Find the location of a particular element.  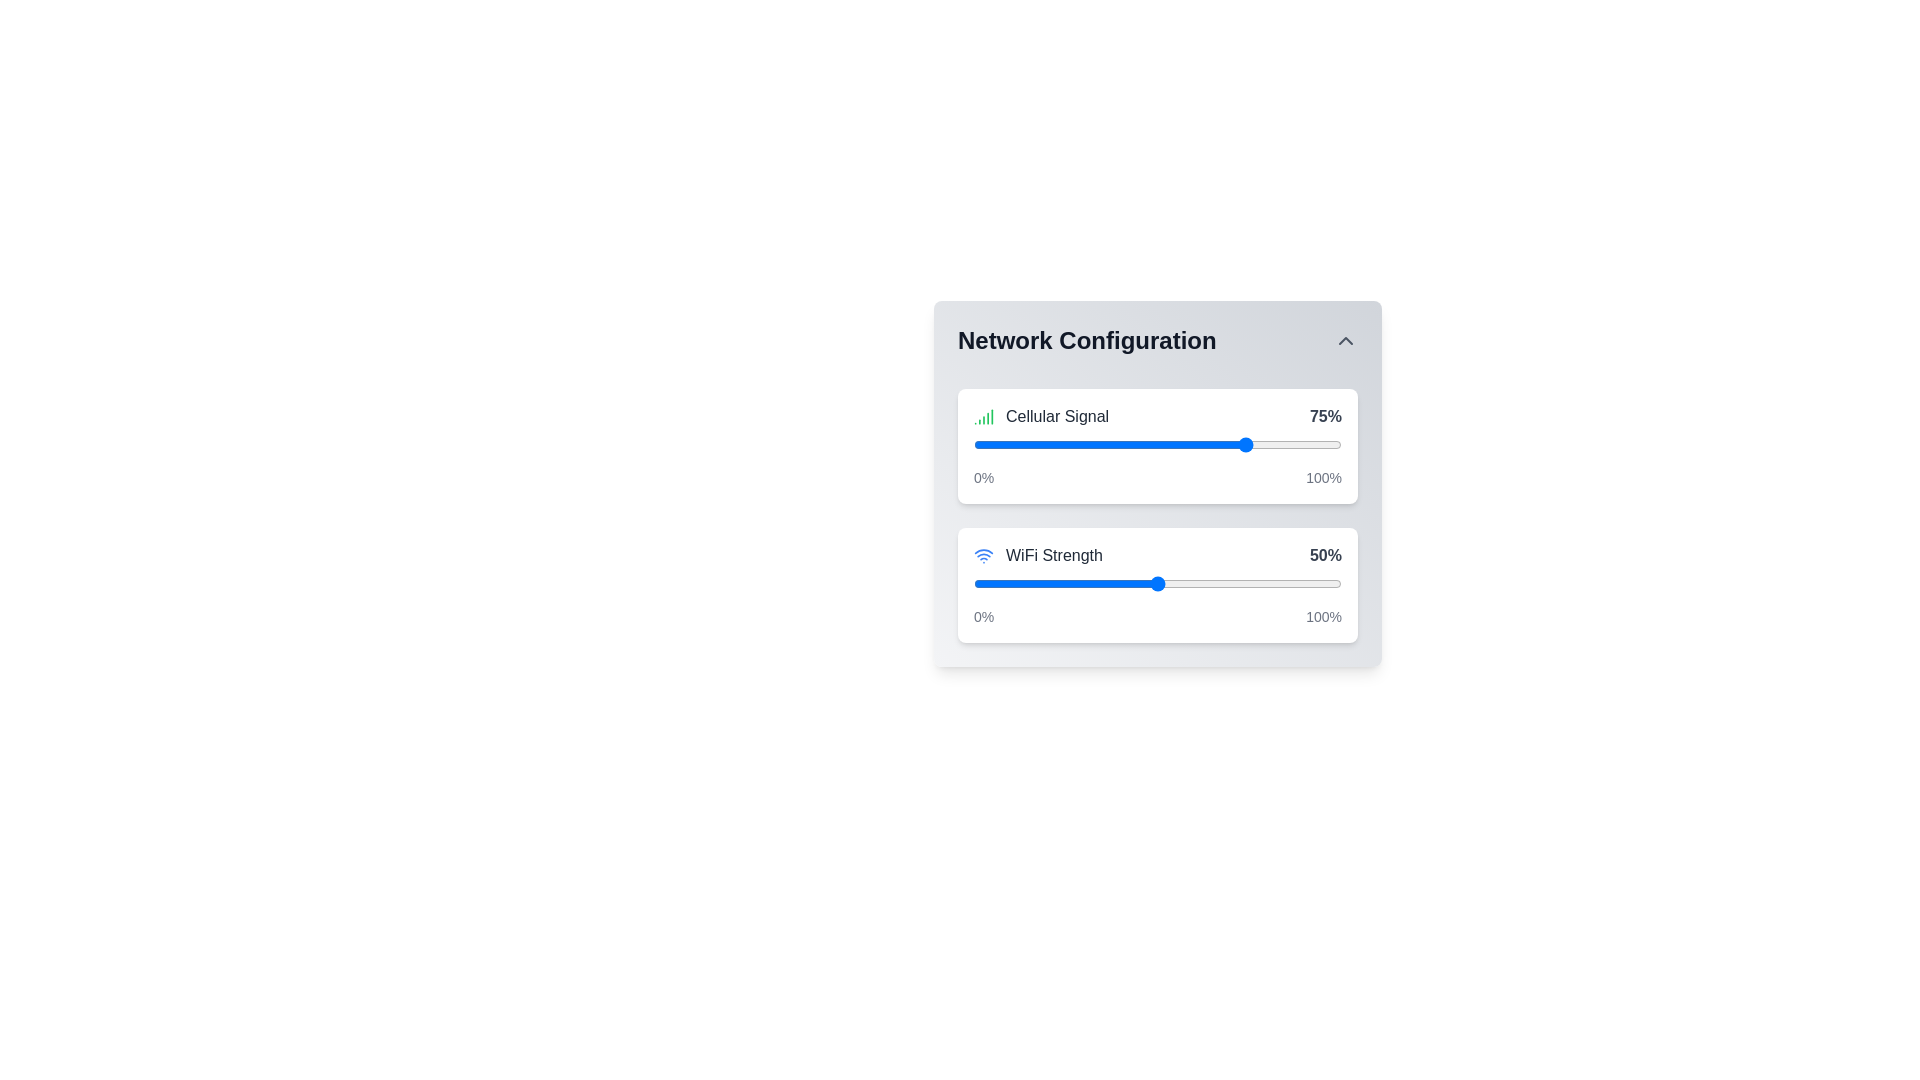

the cellular signal strength is located at coordinates (1219, 443).